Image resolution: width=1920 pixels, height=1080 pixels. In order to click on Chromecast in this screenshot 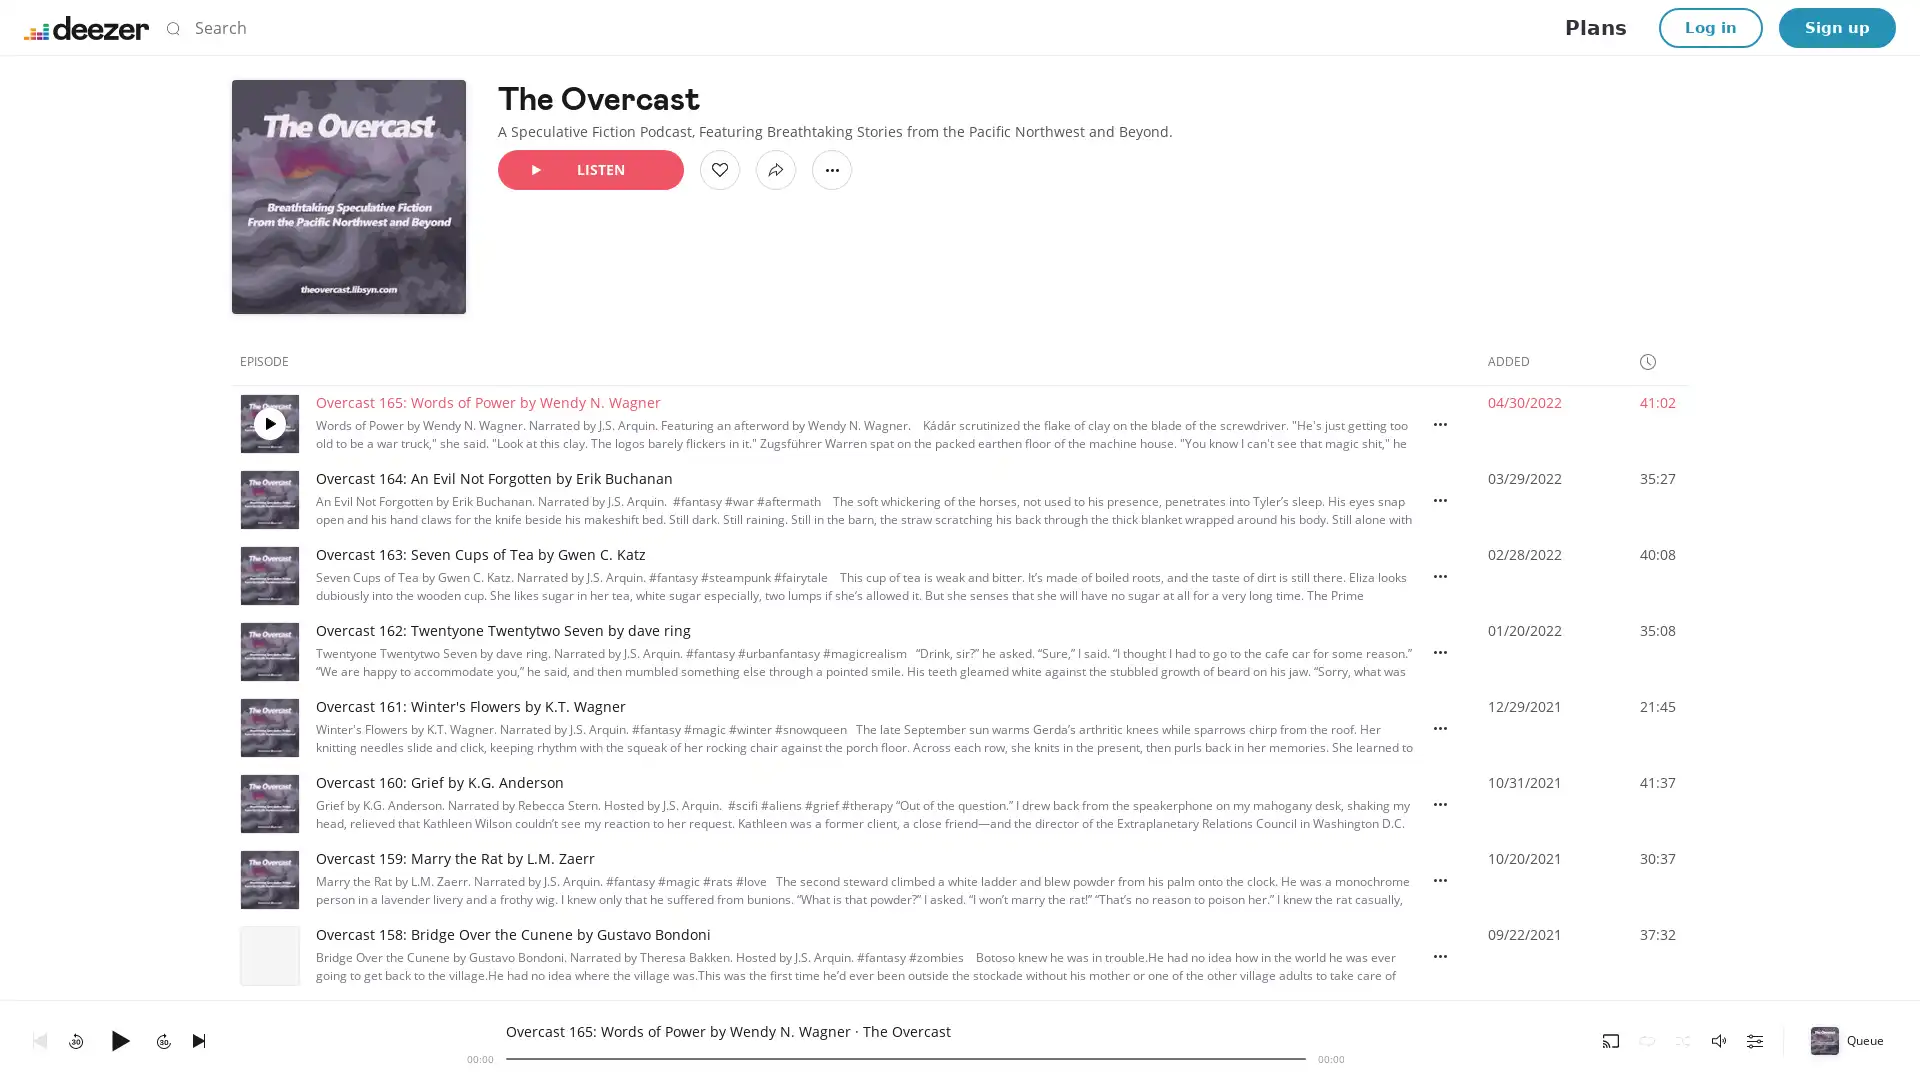, I will do `click(1611, 1039)`.